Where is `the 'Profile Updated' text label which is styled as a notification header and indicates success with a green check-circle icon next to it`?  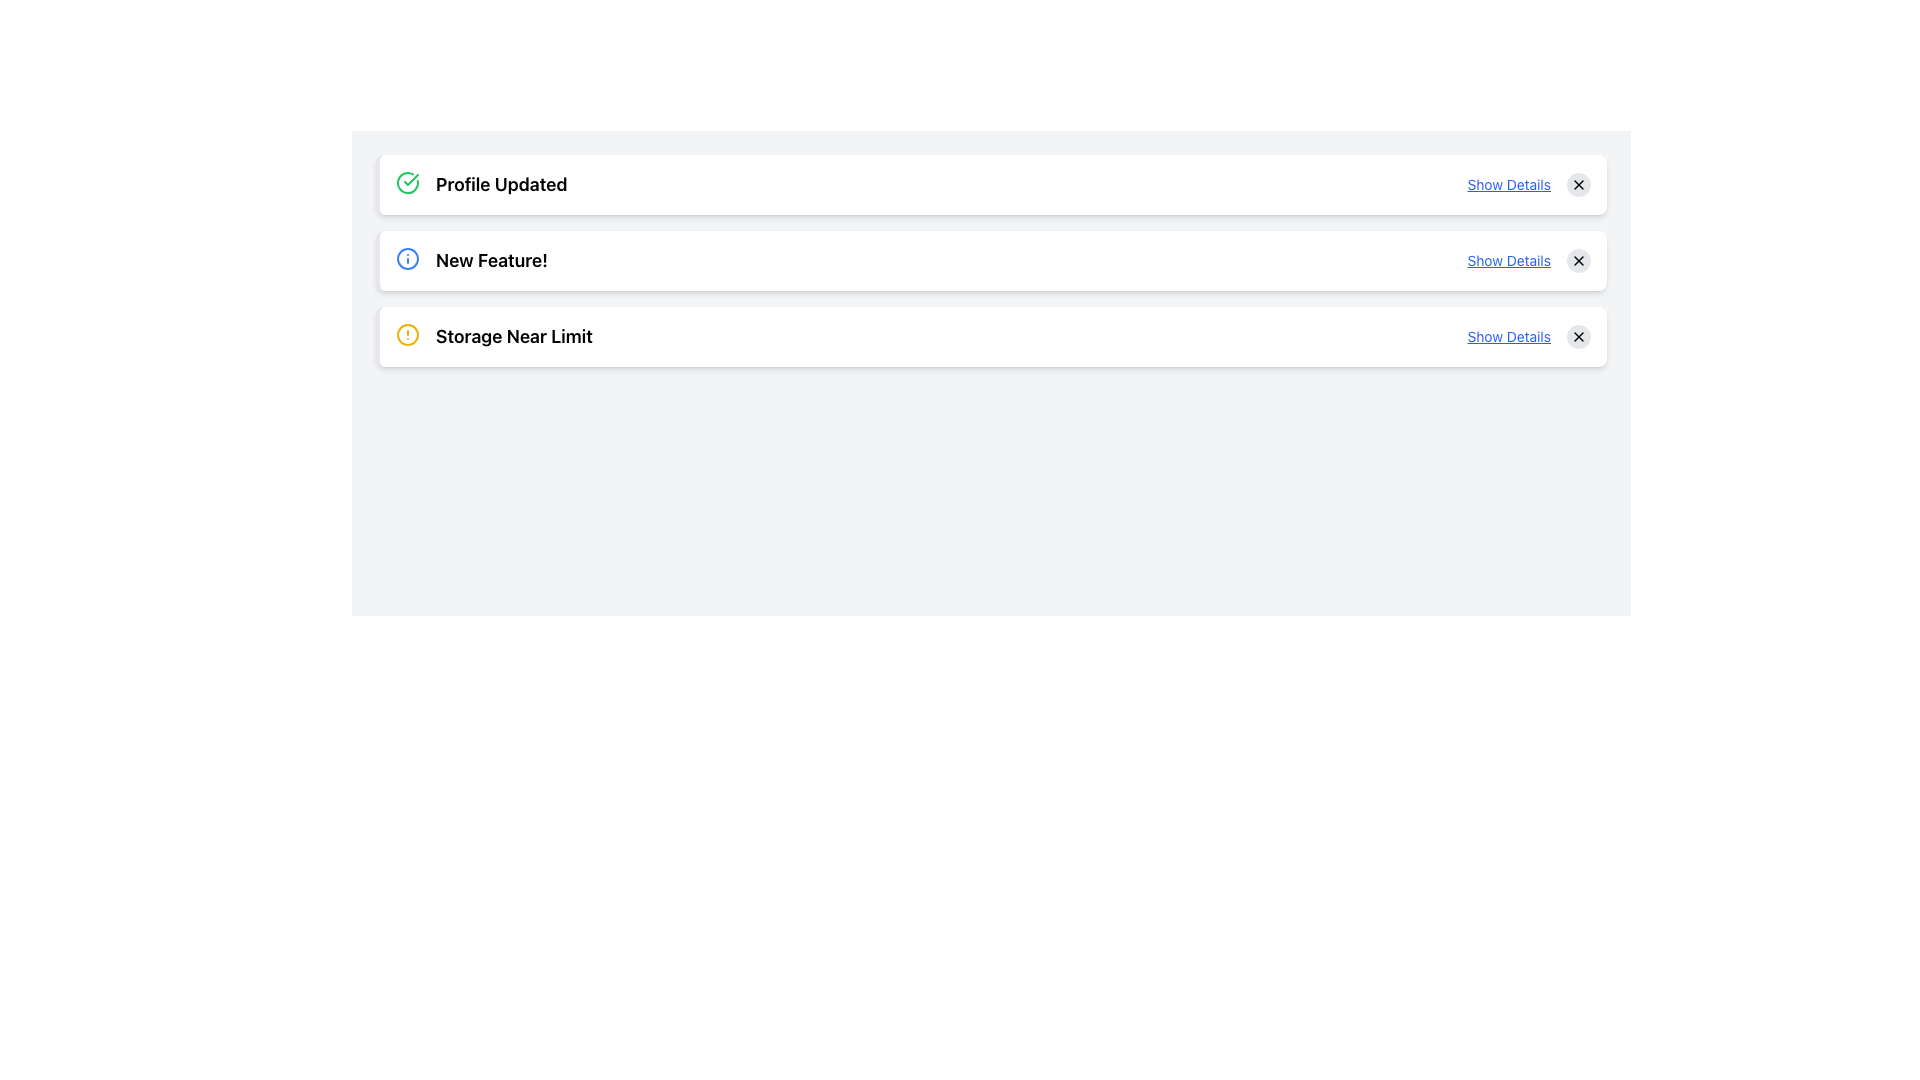 the 'Profile Updated' text label which is styled as a notification header and indicates success with a green check-circle icon next to it is located at coordinates (501, 185).